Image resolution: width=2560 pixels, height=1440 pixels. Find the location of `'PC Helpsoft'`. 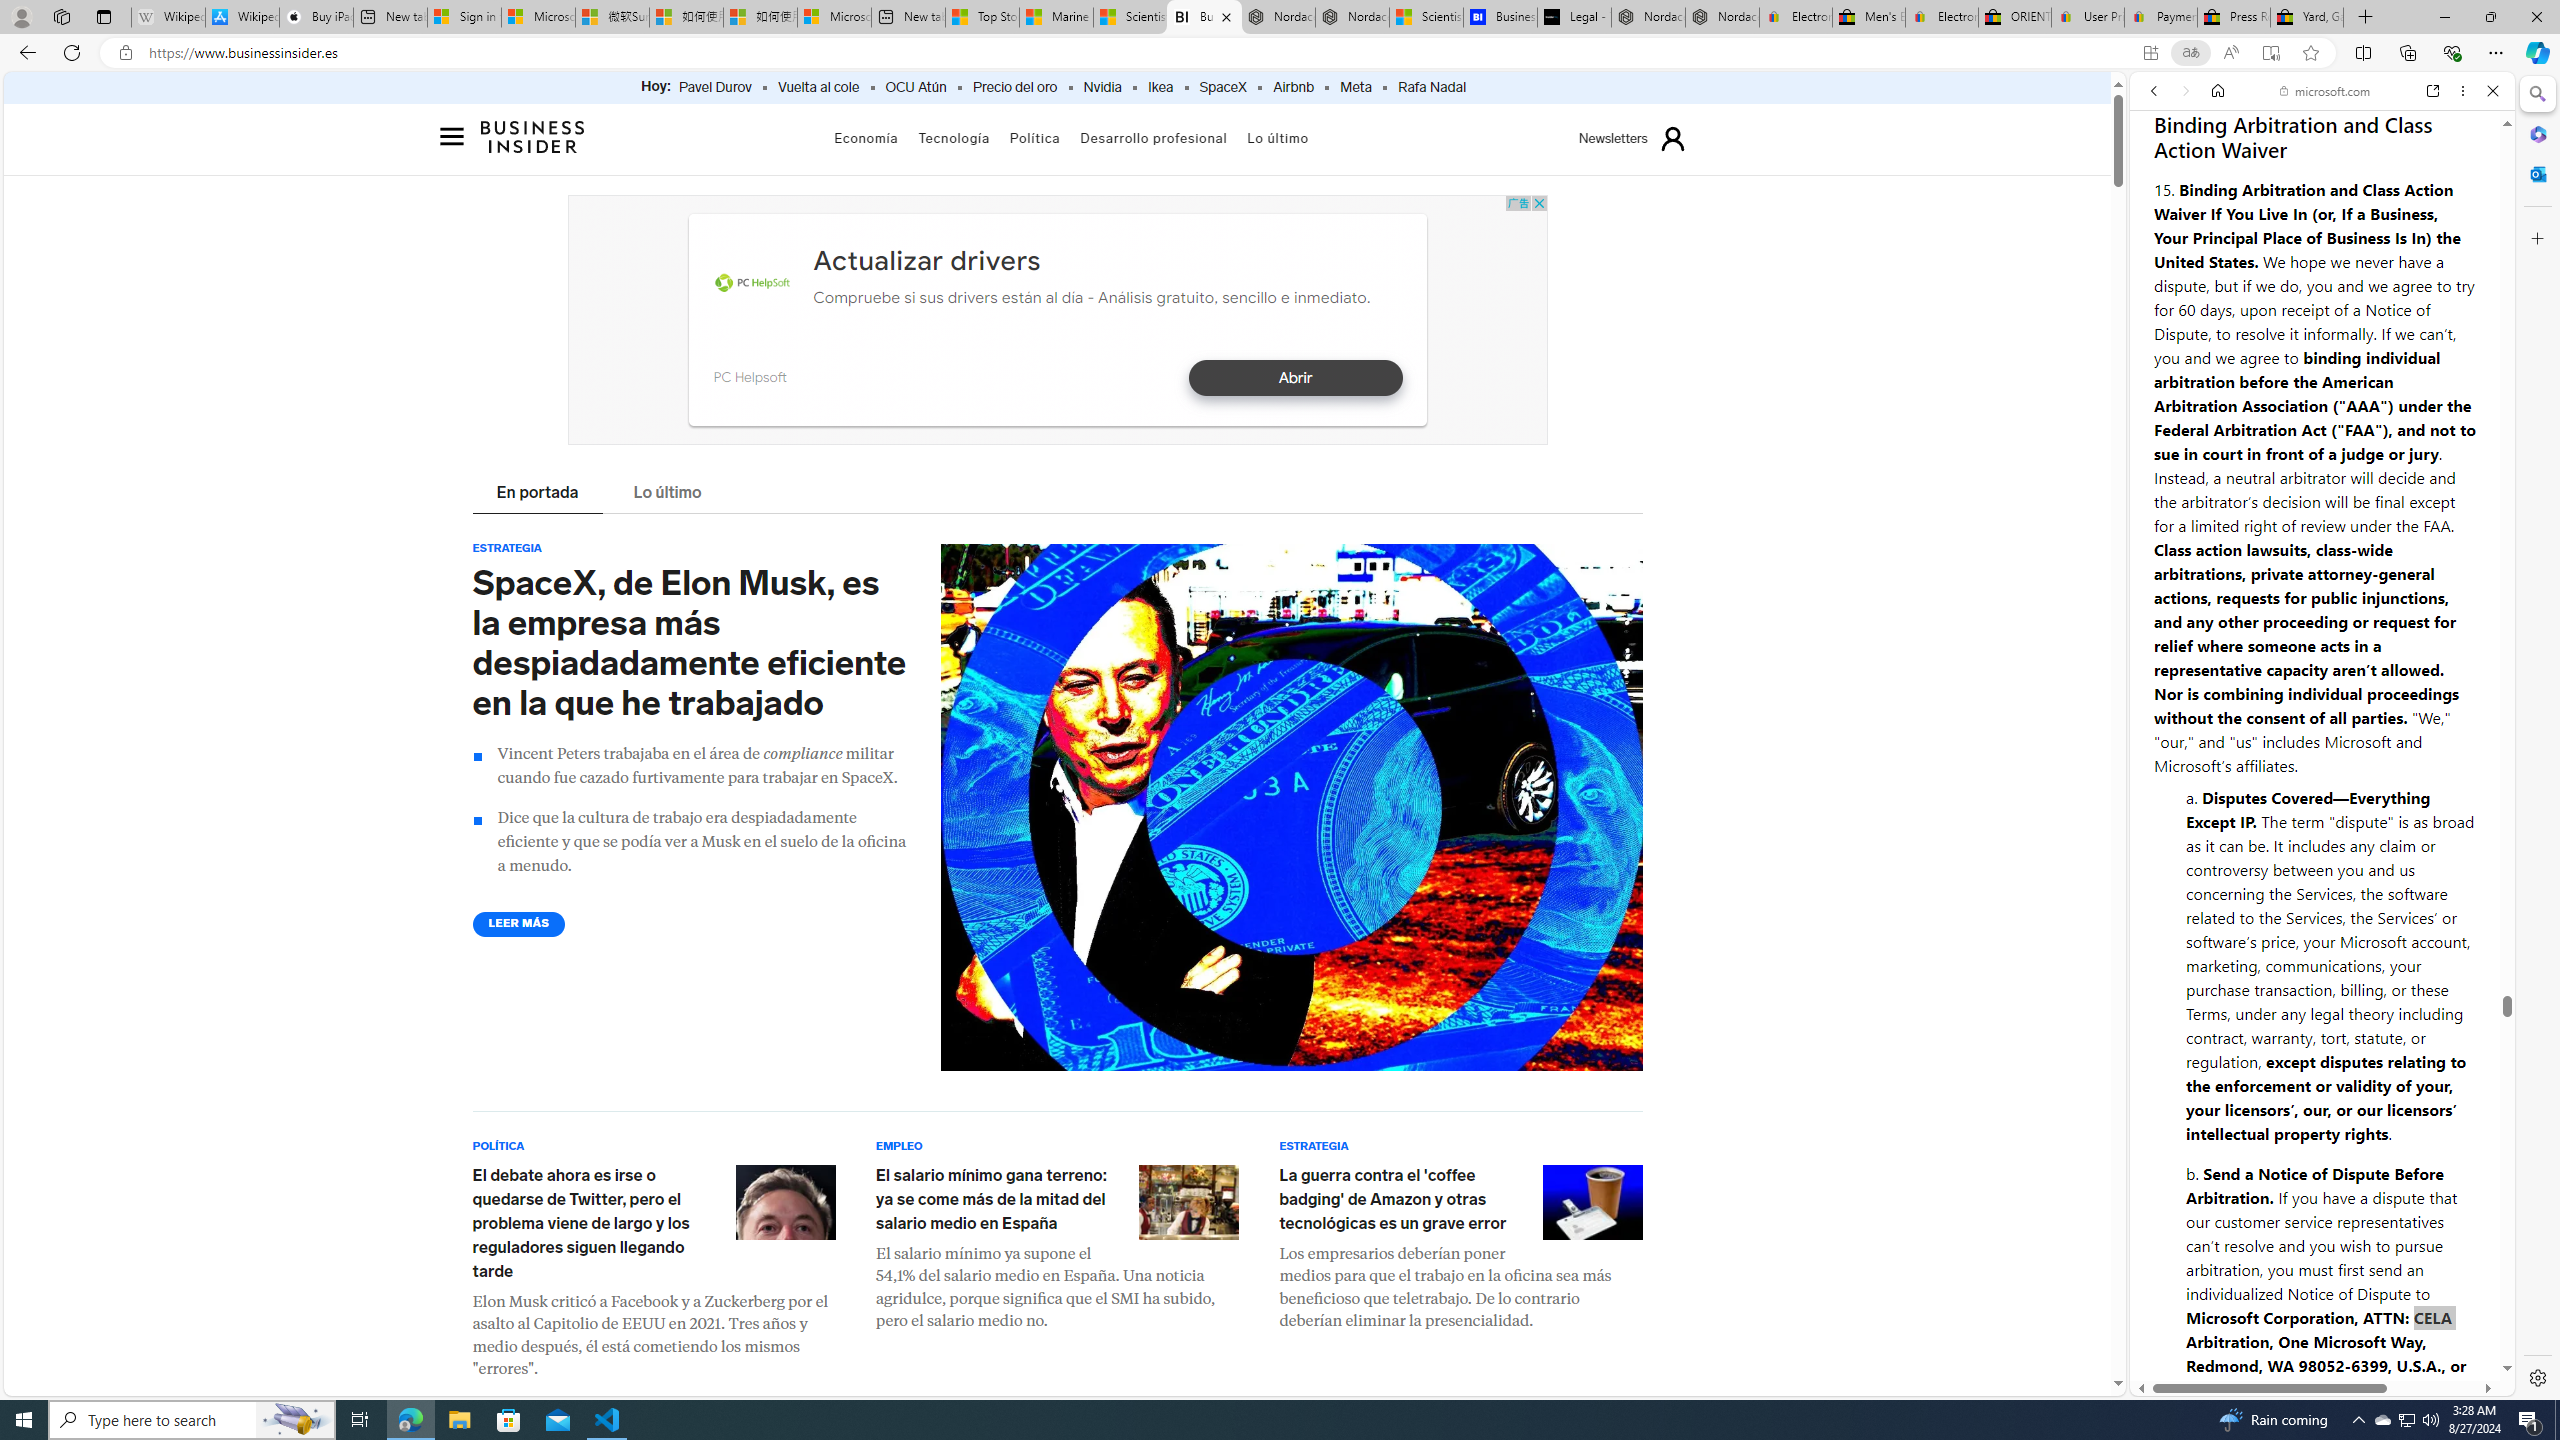

'PC Helpsoft' is located at coordinates (751, 283).